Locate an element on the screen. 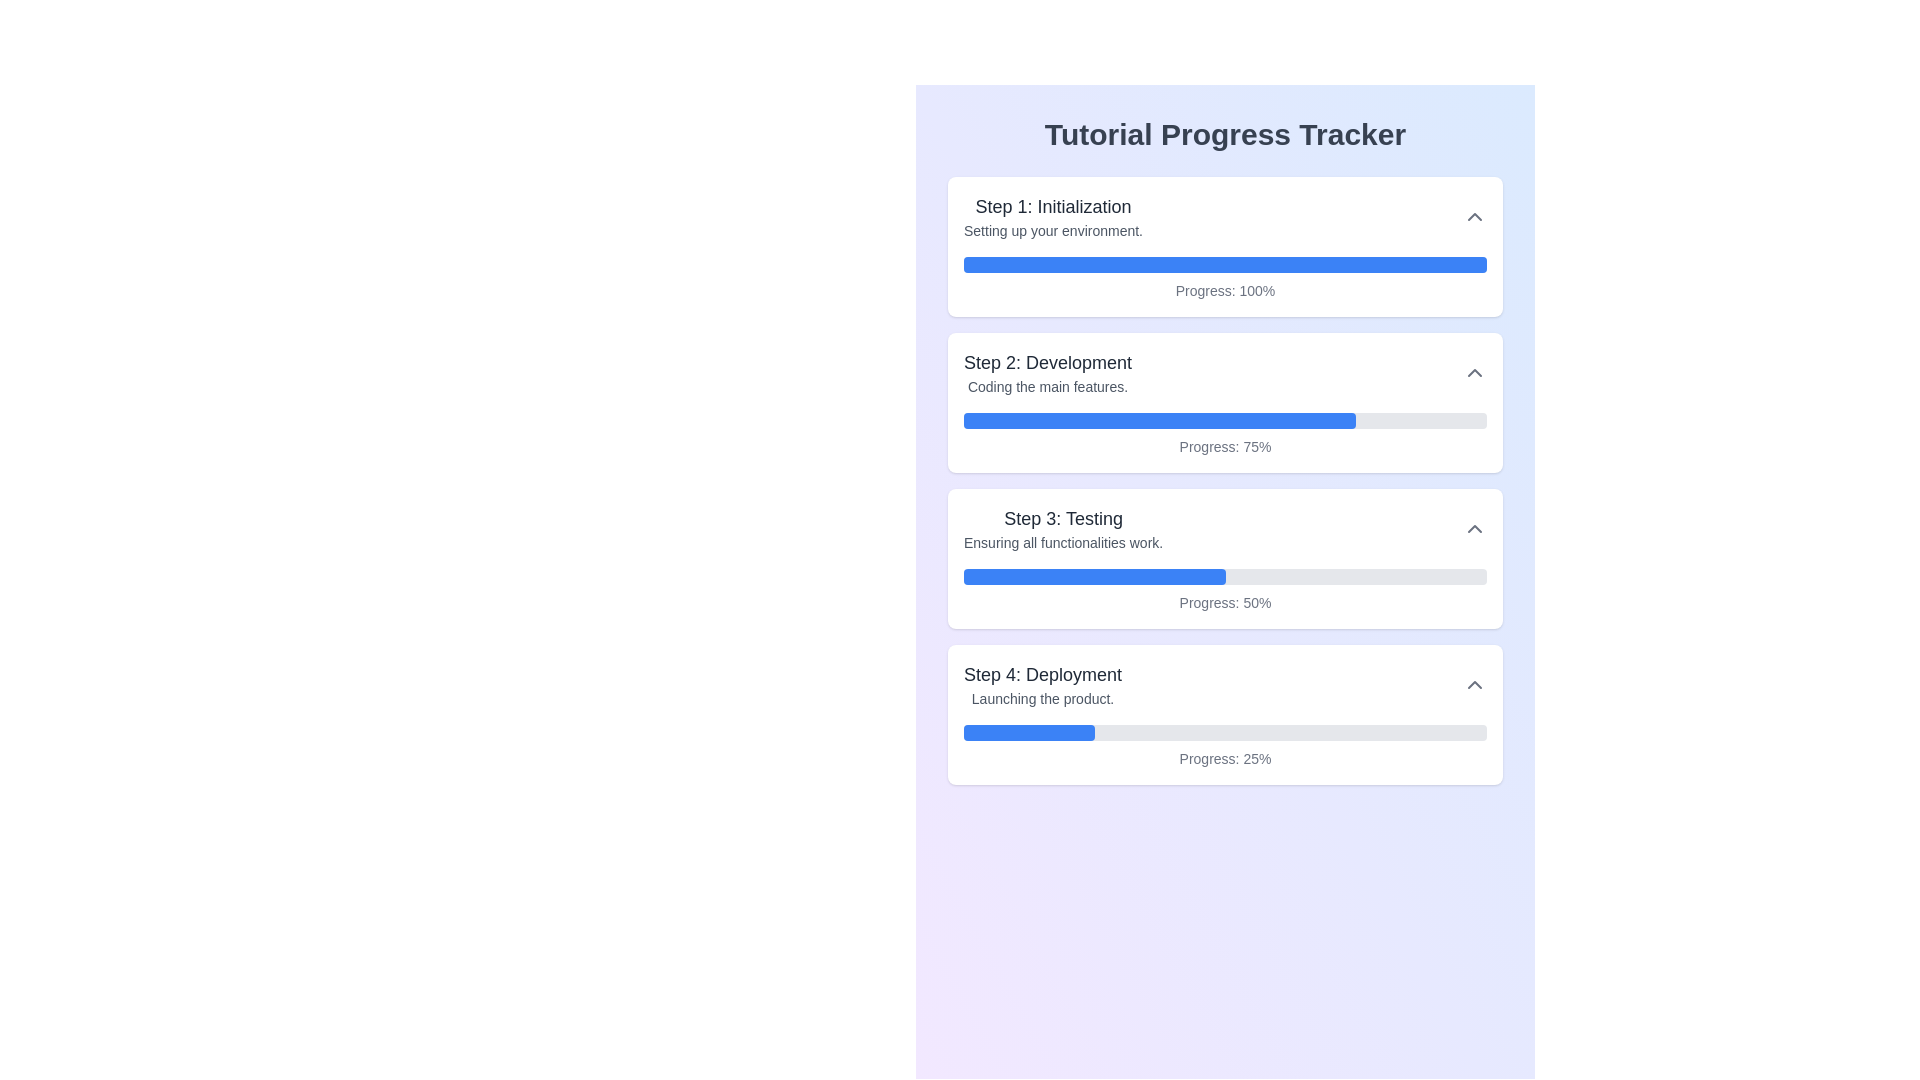 The height and width of the screenshot is (1080, 1920). text content of the Text display that shows 'Step 2: Development' and 'Coding the main features.' is located at coordinates (1047, 373).